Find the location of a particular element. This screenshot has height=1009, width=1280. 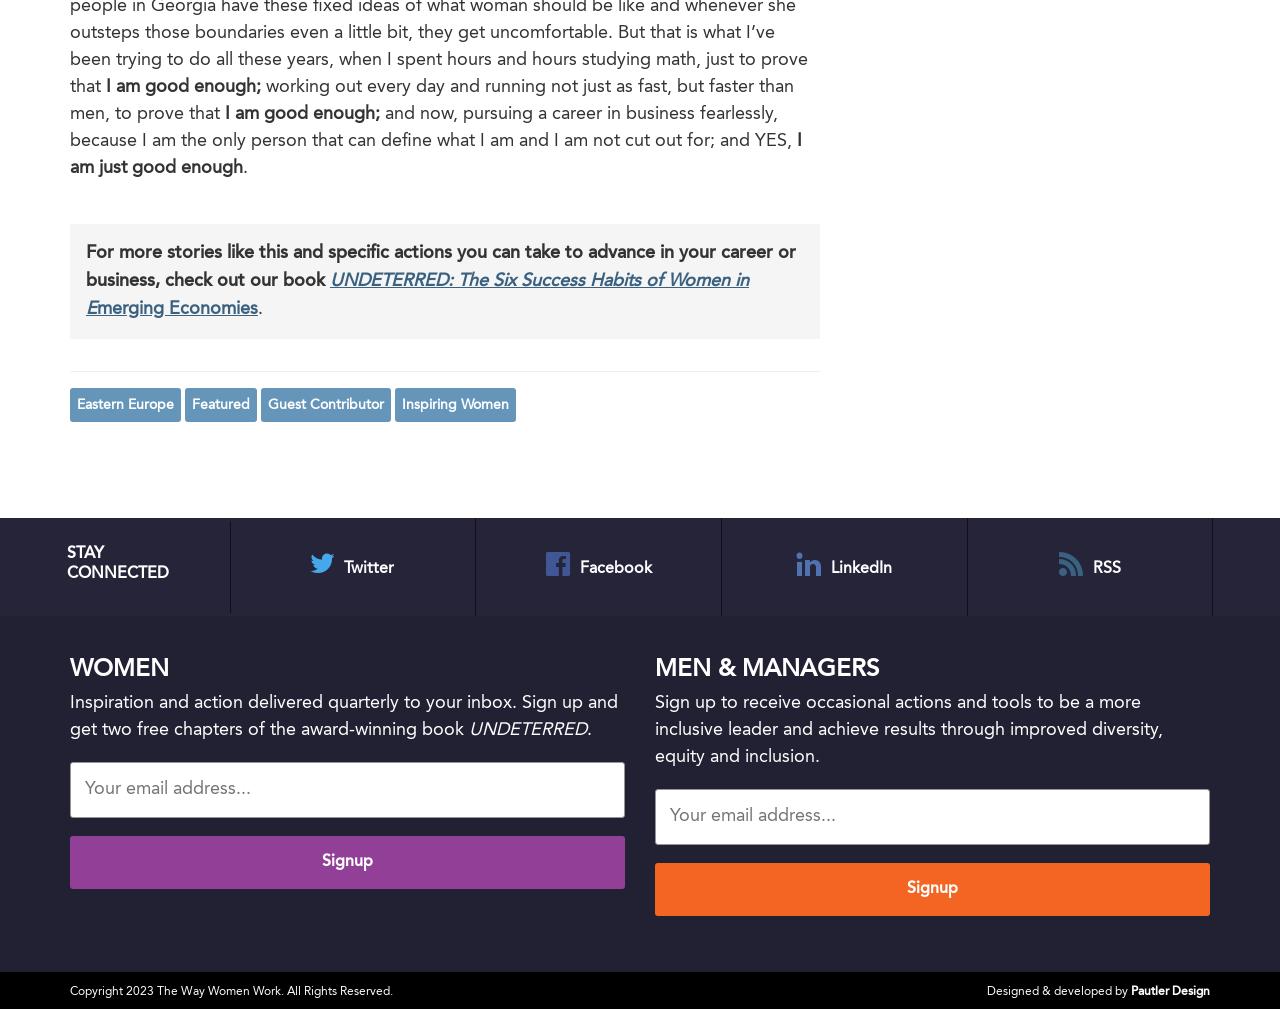

'Twitter' is located at coordinates (369, 567).